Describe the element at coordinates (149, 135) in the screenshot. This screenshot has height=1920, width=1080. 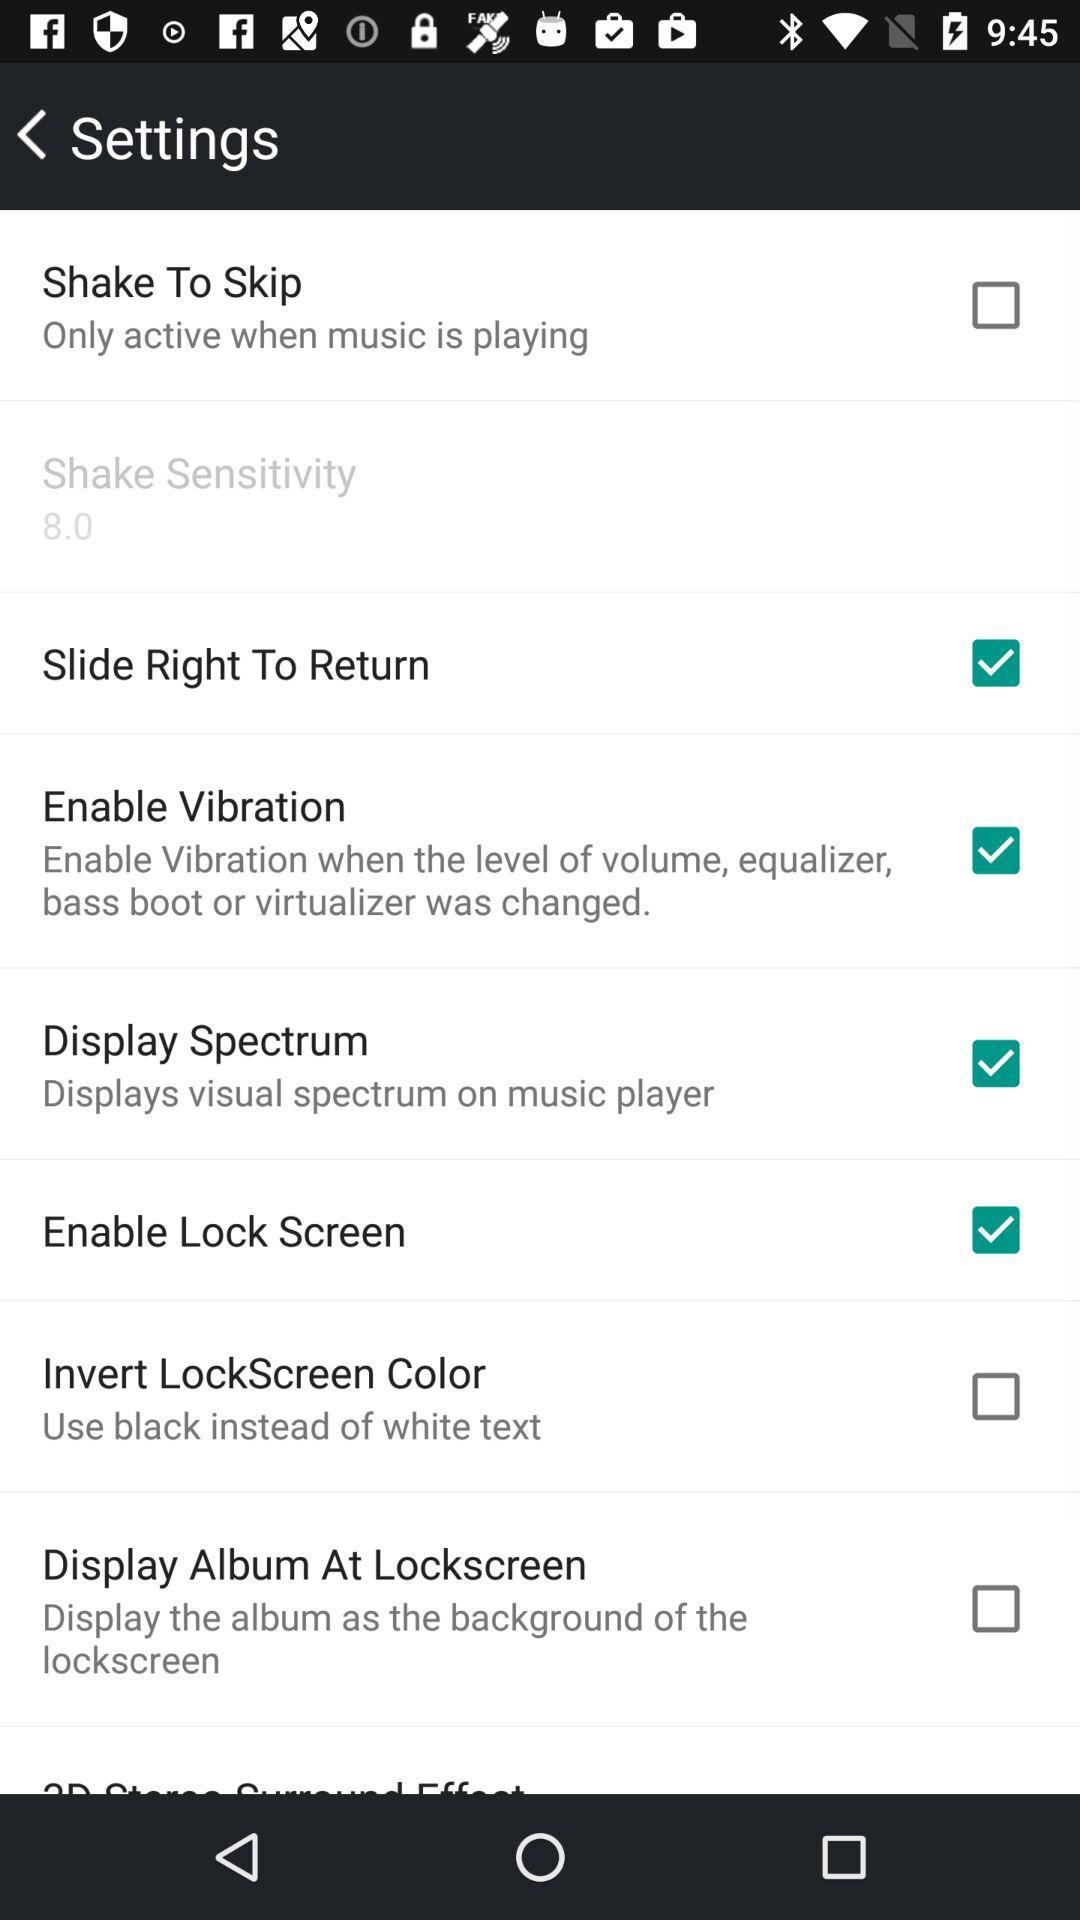
I see `icon above shake to skip` at that location.